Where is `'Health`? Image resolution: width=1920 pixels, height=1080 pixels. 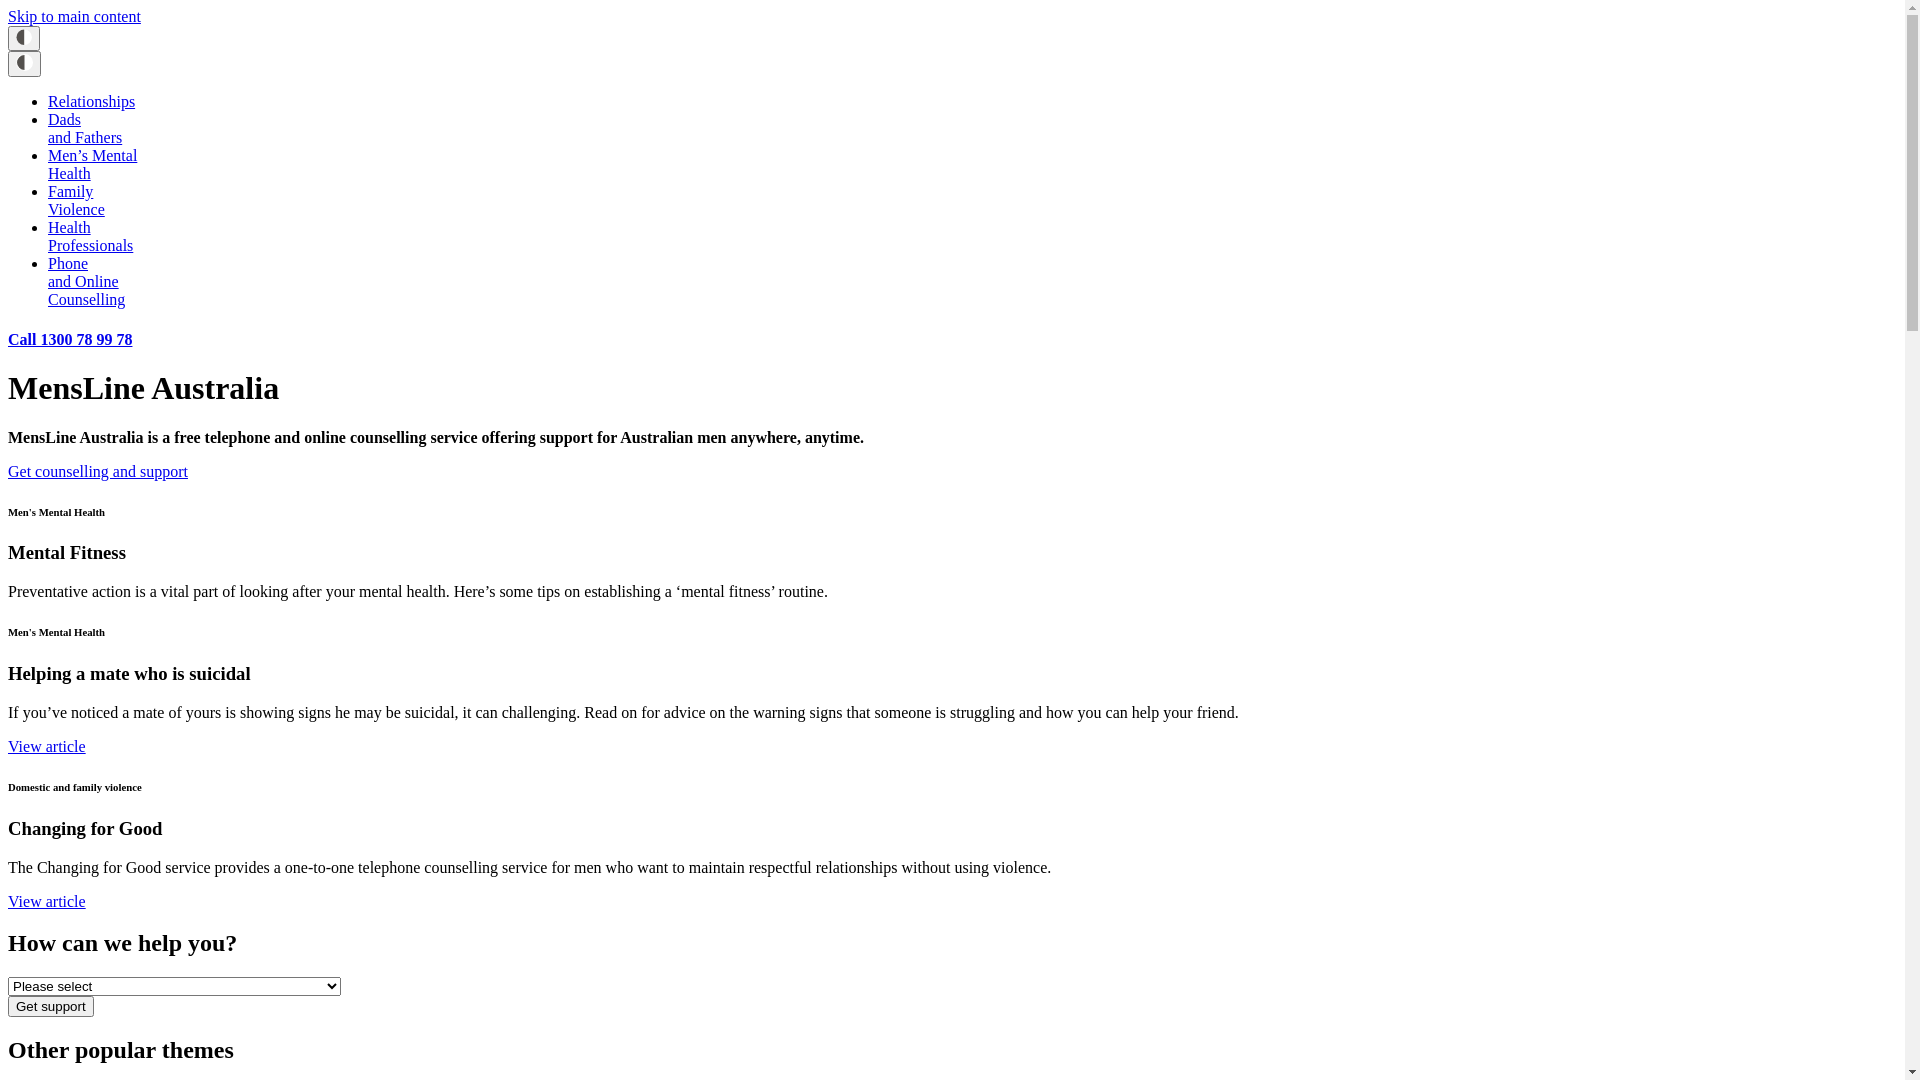
'Health is located at coordinates (89, 235).